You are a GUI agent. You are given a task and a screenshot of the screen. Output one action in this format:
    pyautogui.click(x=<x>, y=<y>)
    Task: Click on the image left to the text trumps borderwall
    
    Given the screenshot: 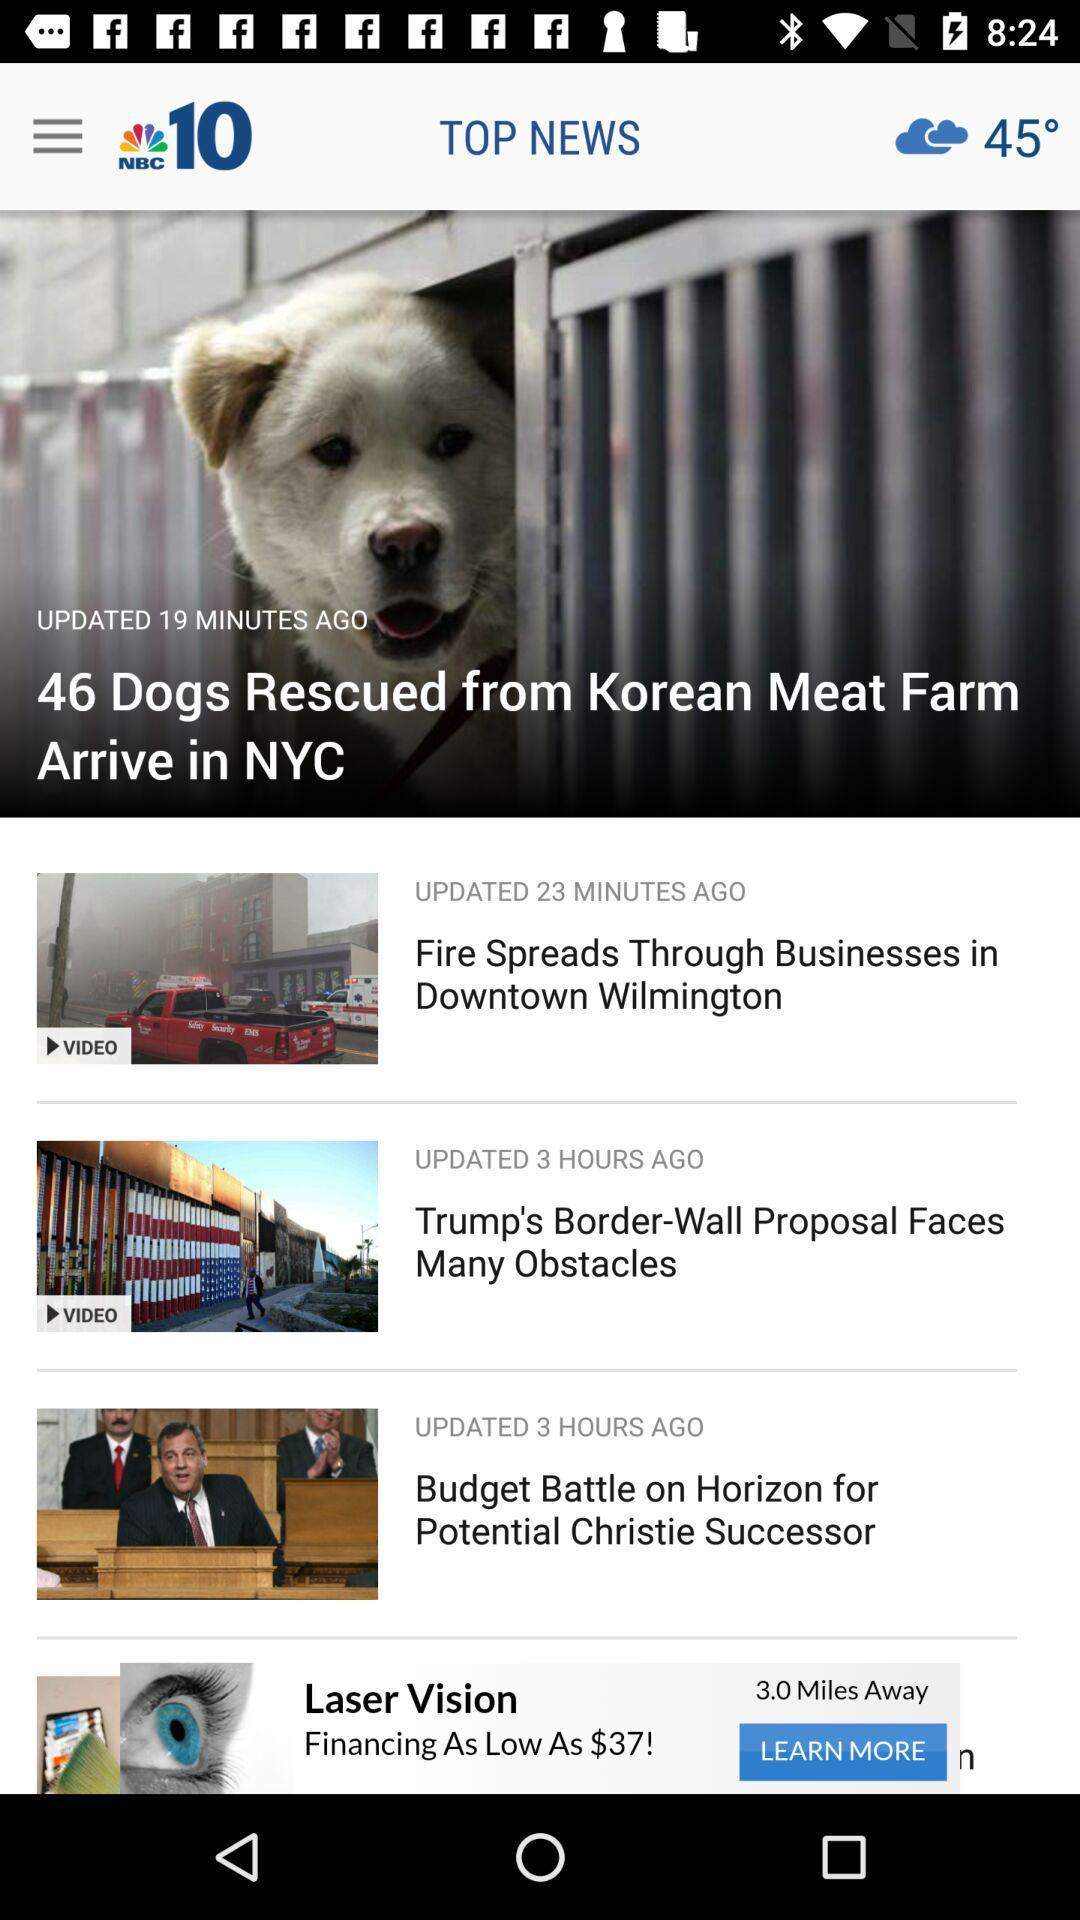 What is the action you would take?
    pyautogui.click(x=207, y=1235)
    